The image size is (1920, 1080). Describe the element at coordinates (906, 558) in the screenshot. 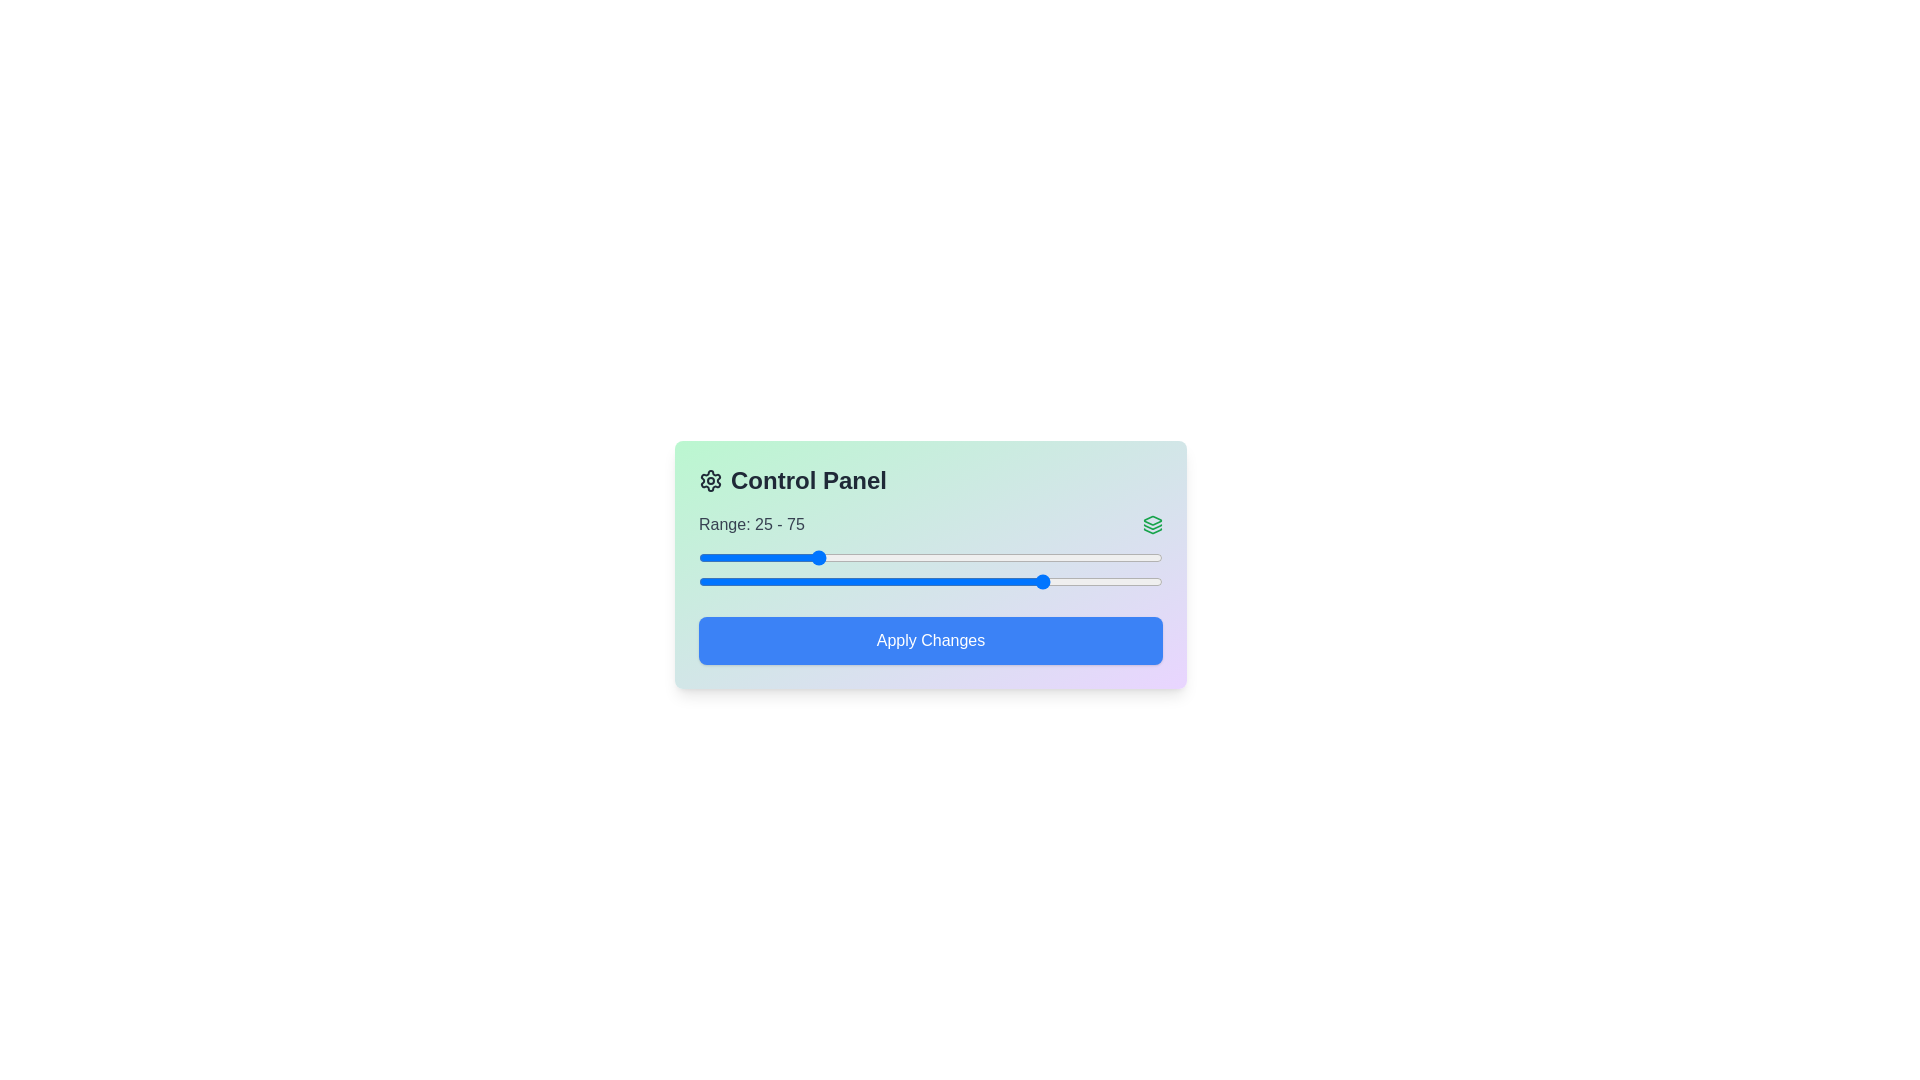

I see `the left slider to set the starting value to 45` at that location.